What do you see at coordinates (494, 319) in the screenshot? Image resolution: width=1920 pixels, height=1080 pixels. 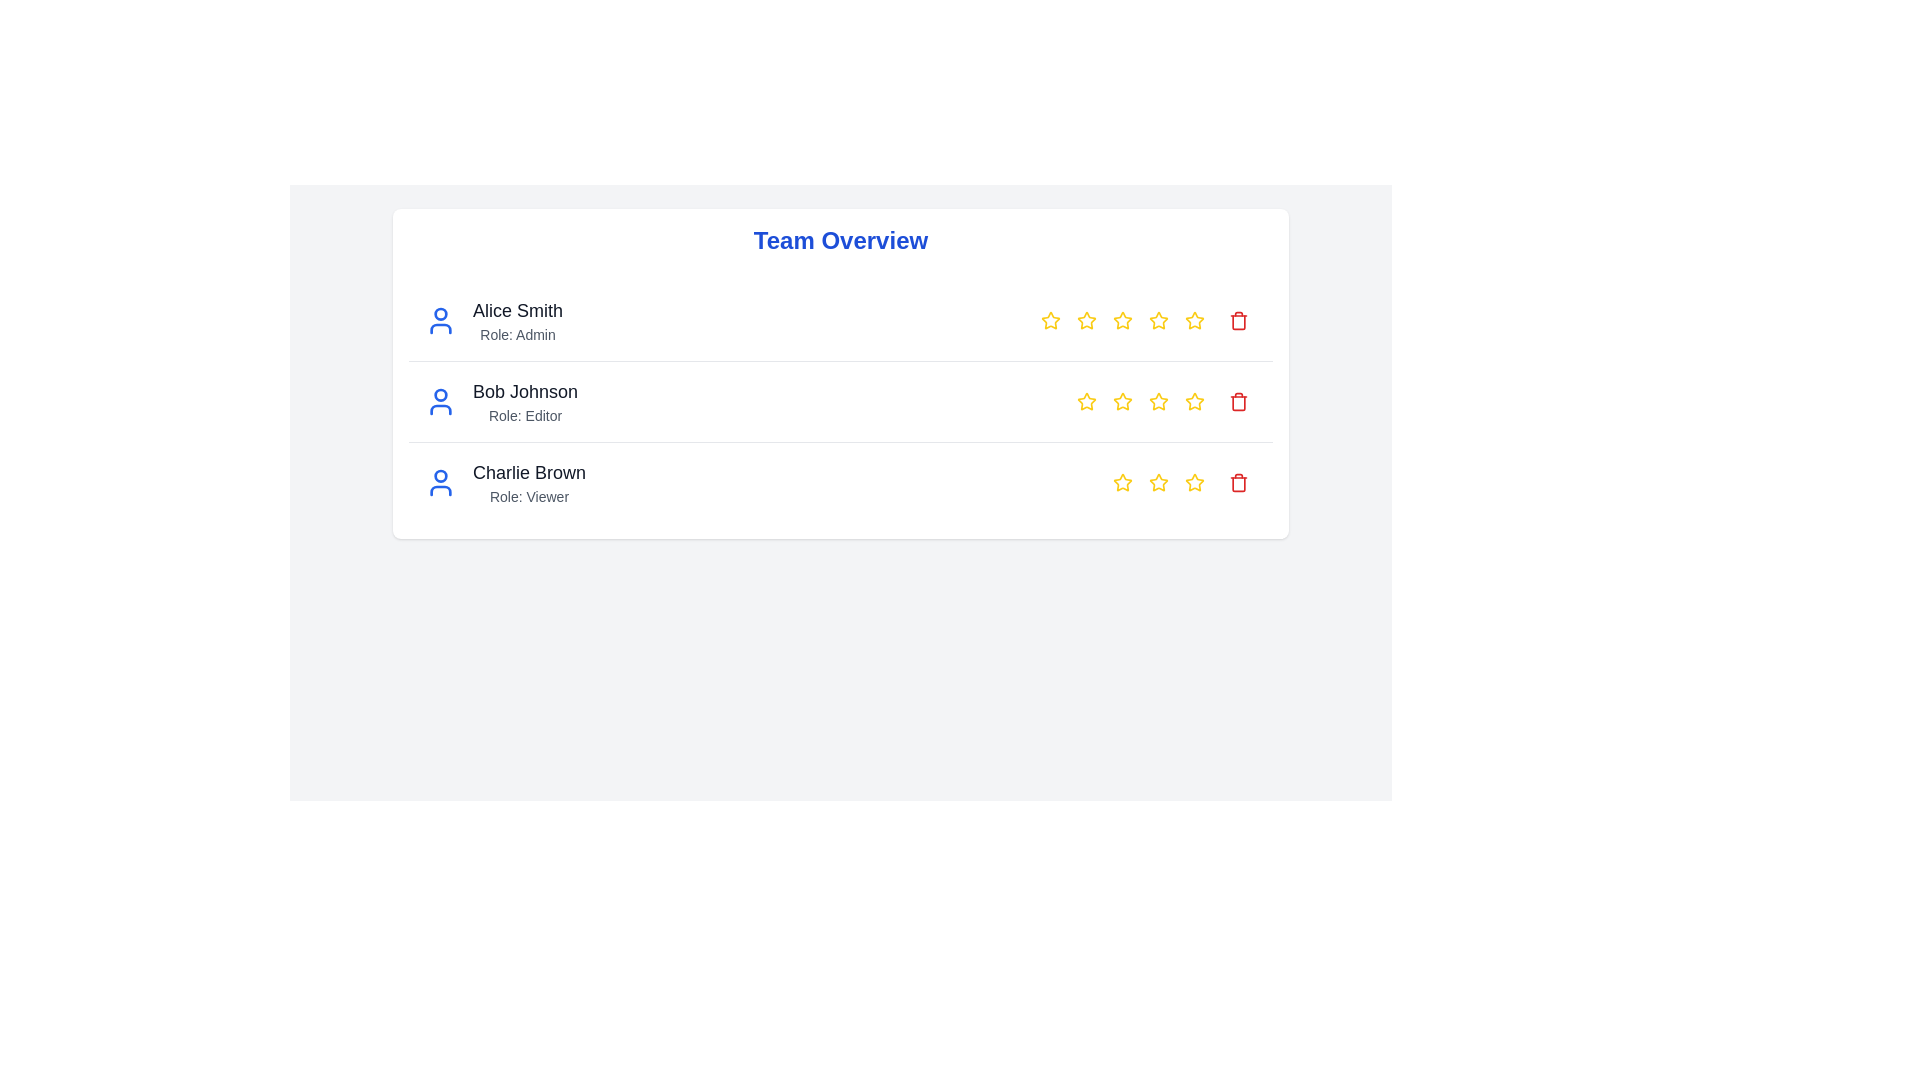 I see `the informational list entry displaying user information, which includes a user icon, name, and role, located in the first row of a light-gray card layout` at bounding box center [494, 319].